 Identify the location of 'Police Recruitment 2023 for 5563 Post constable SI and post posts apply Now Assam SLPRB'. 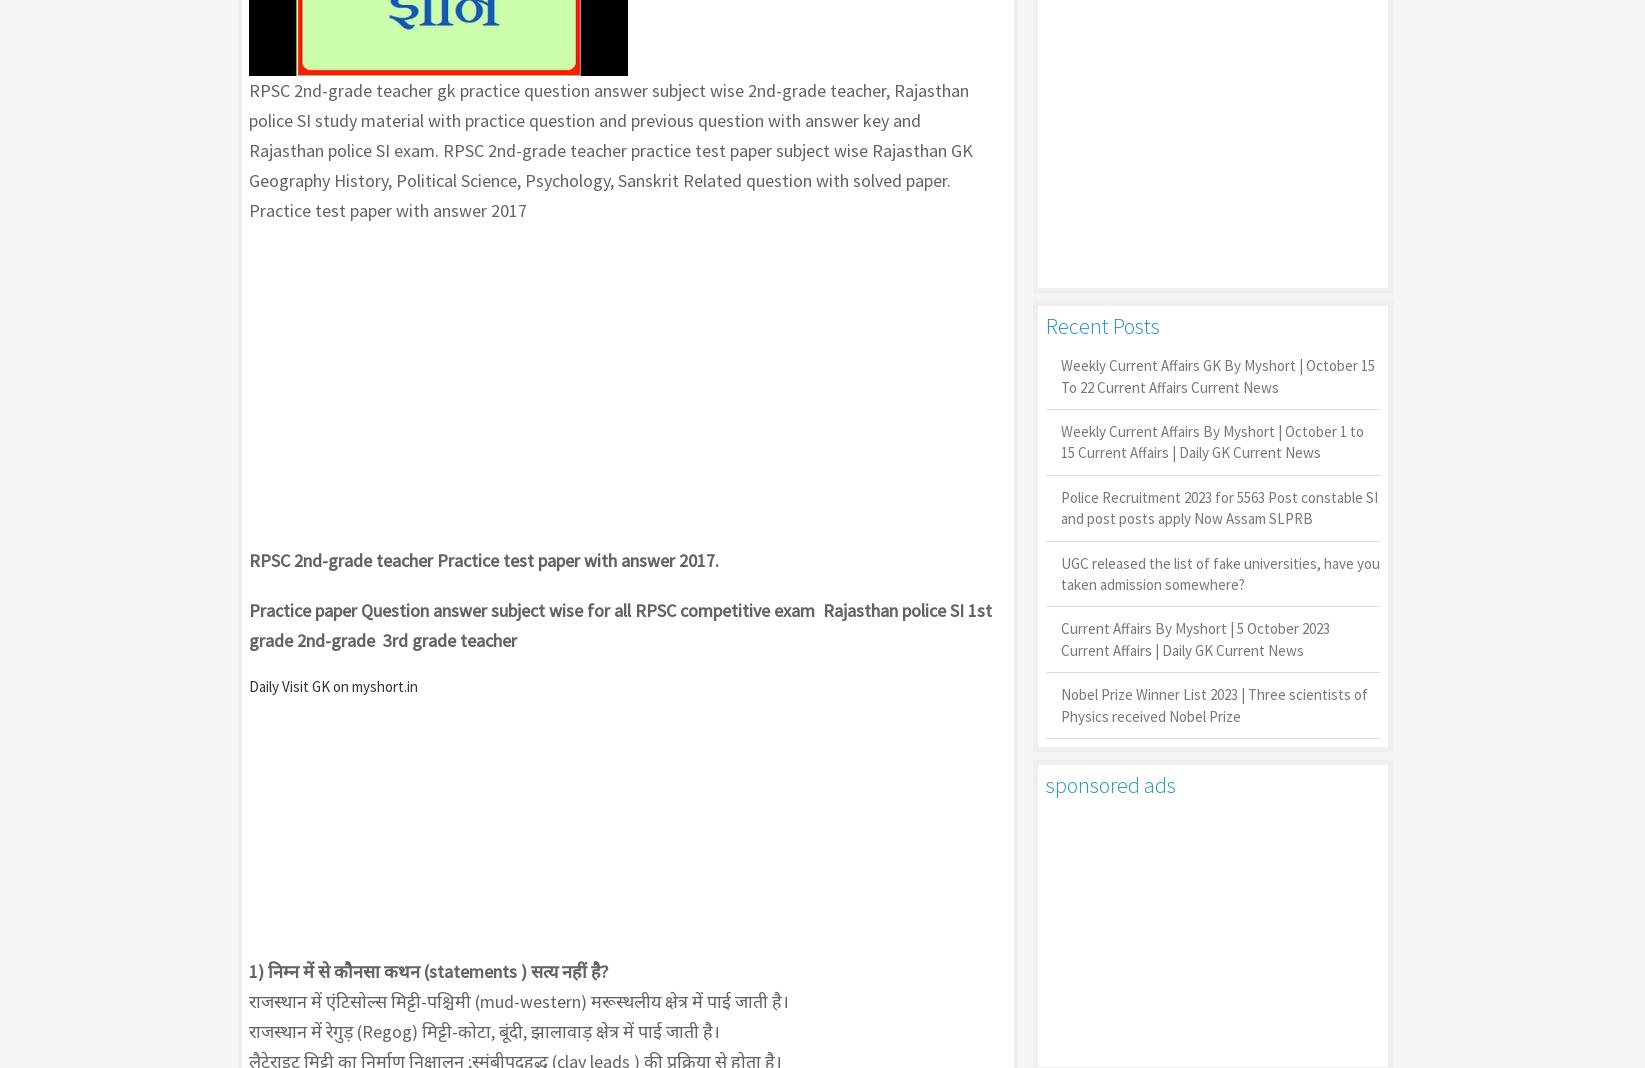
(1218, 507).